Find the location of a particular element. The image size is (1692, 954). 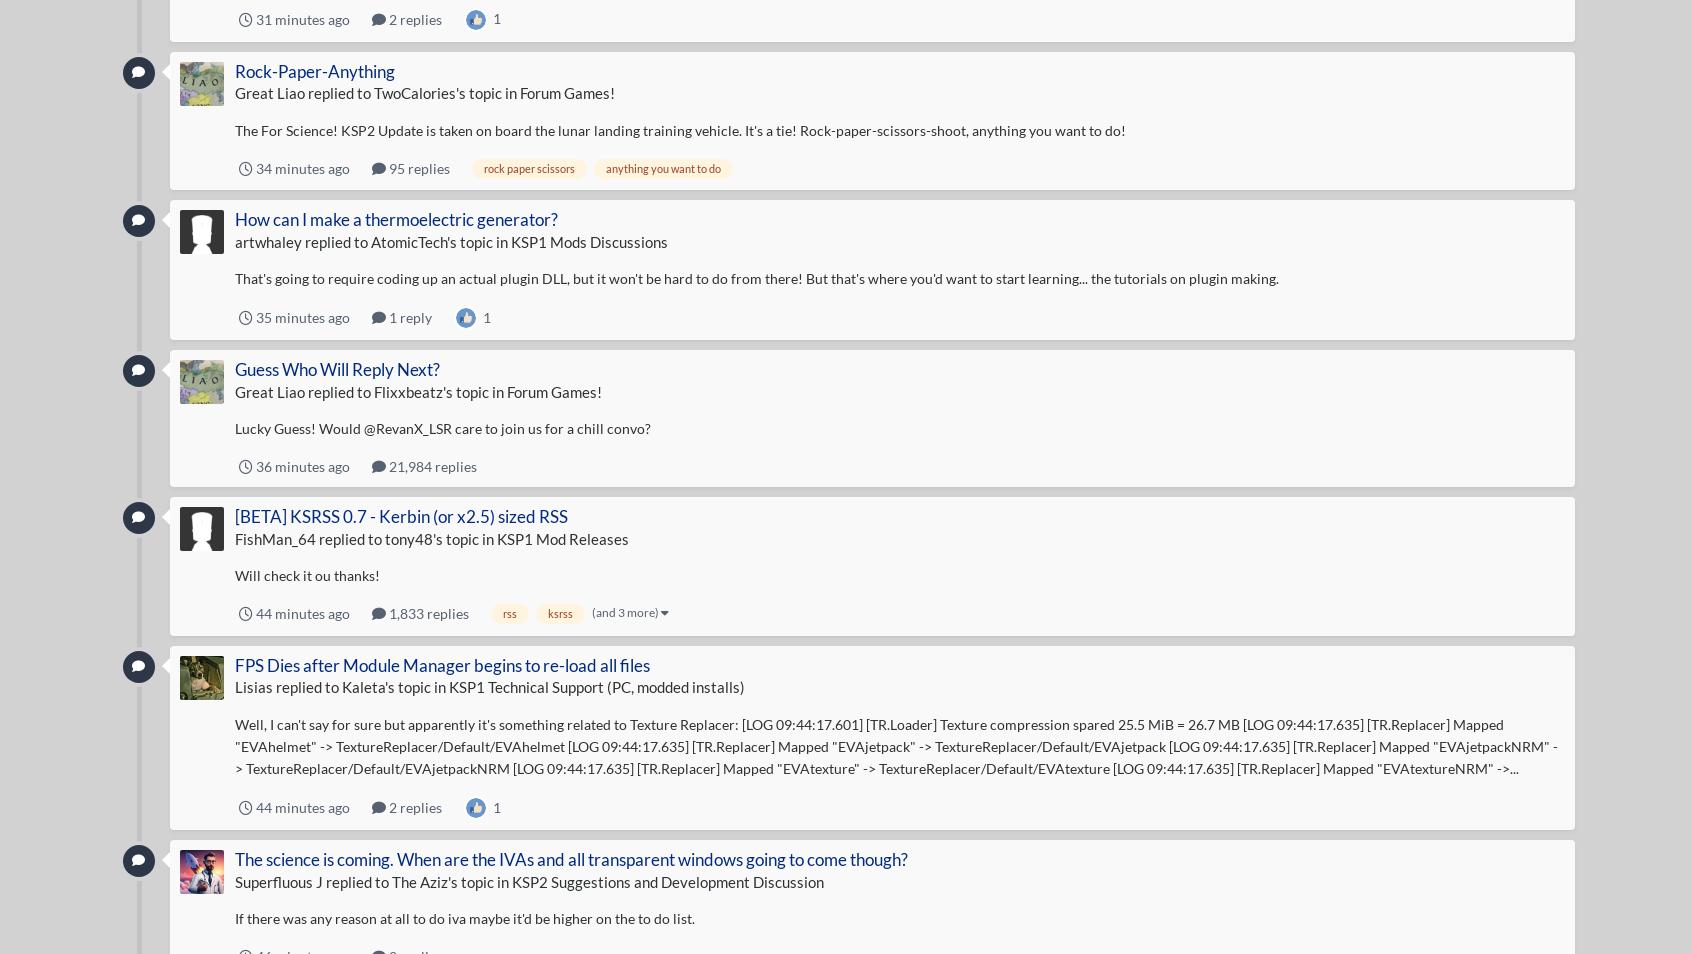

'rock paper scissors' is located at coordinates (528, 167).